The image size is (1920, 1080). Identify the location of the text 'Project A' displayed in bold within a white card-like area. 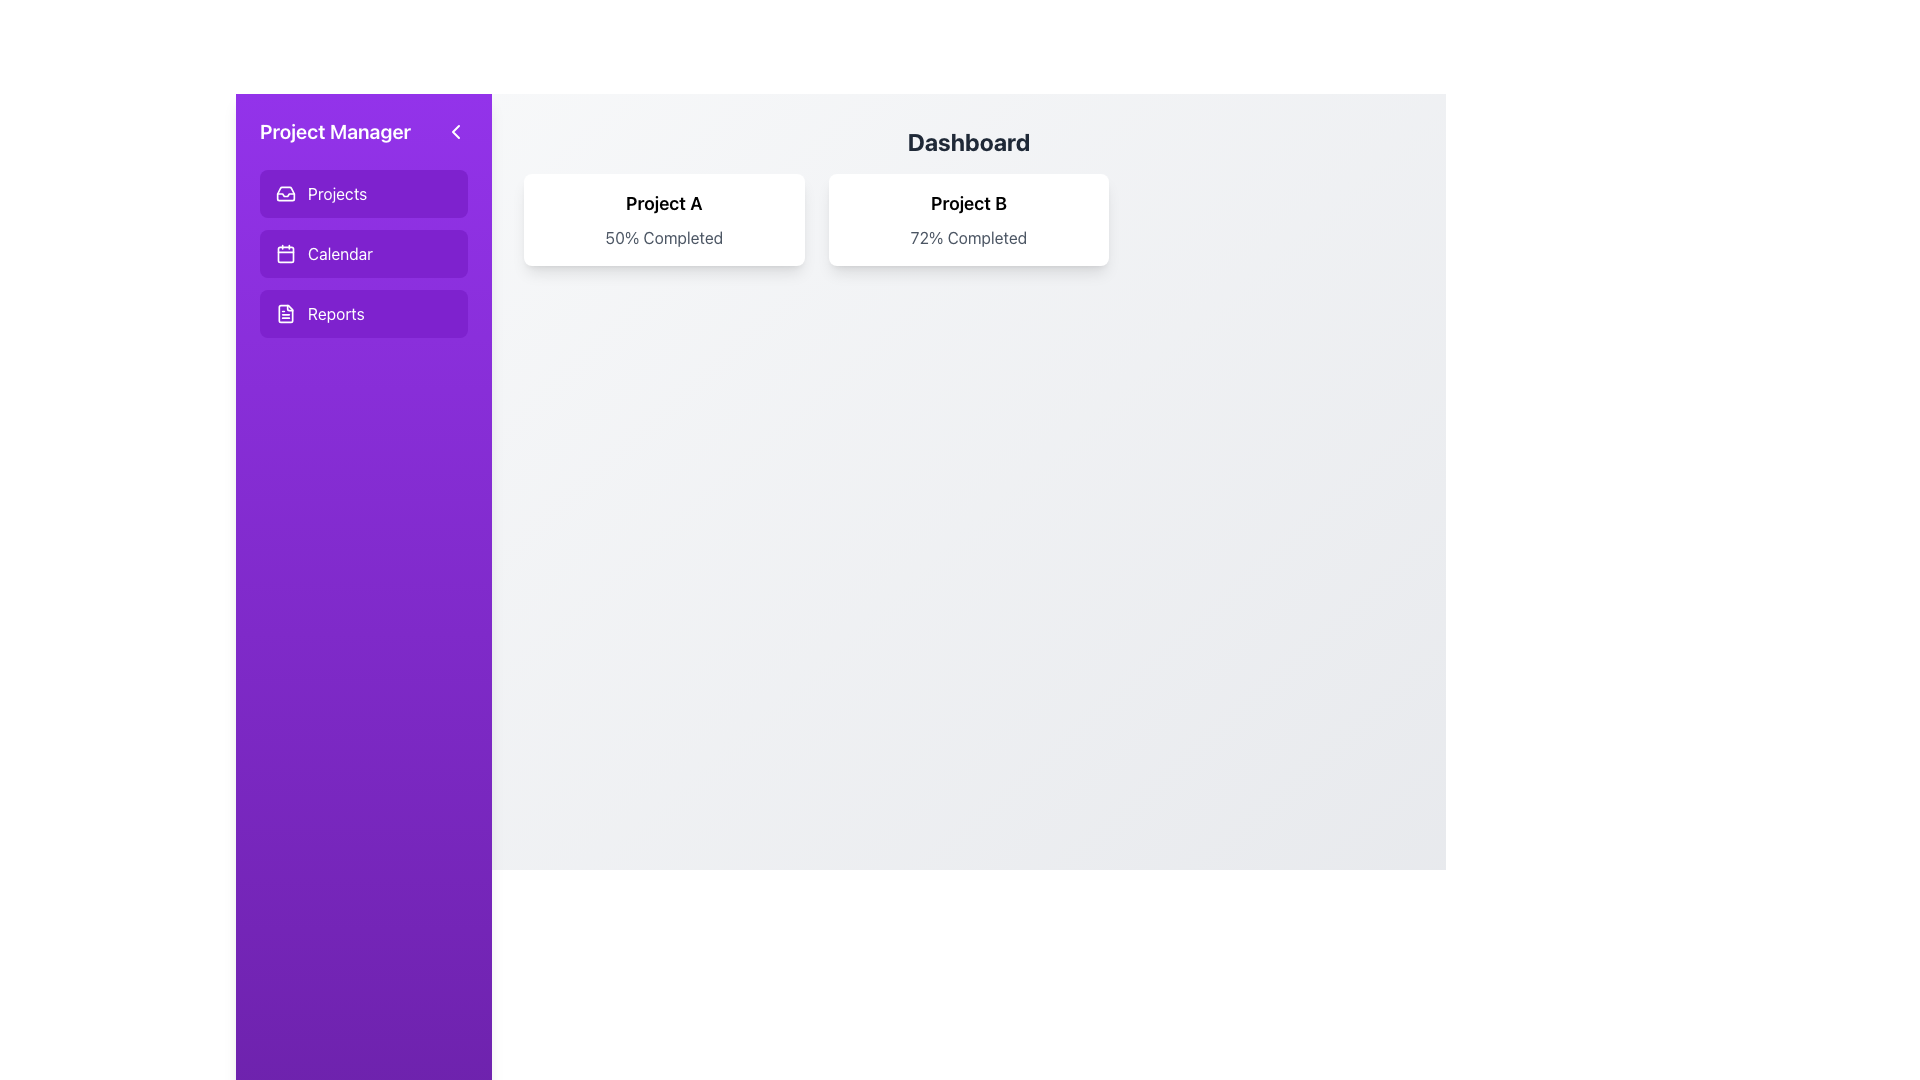
(663, 204).